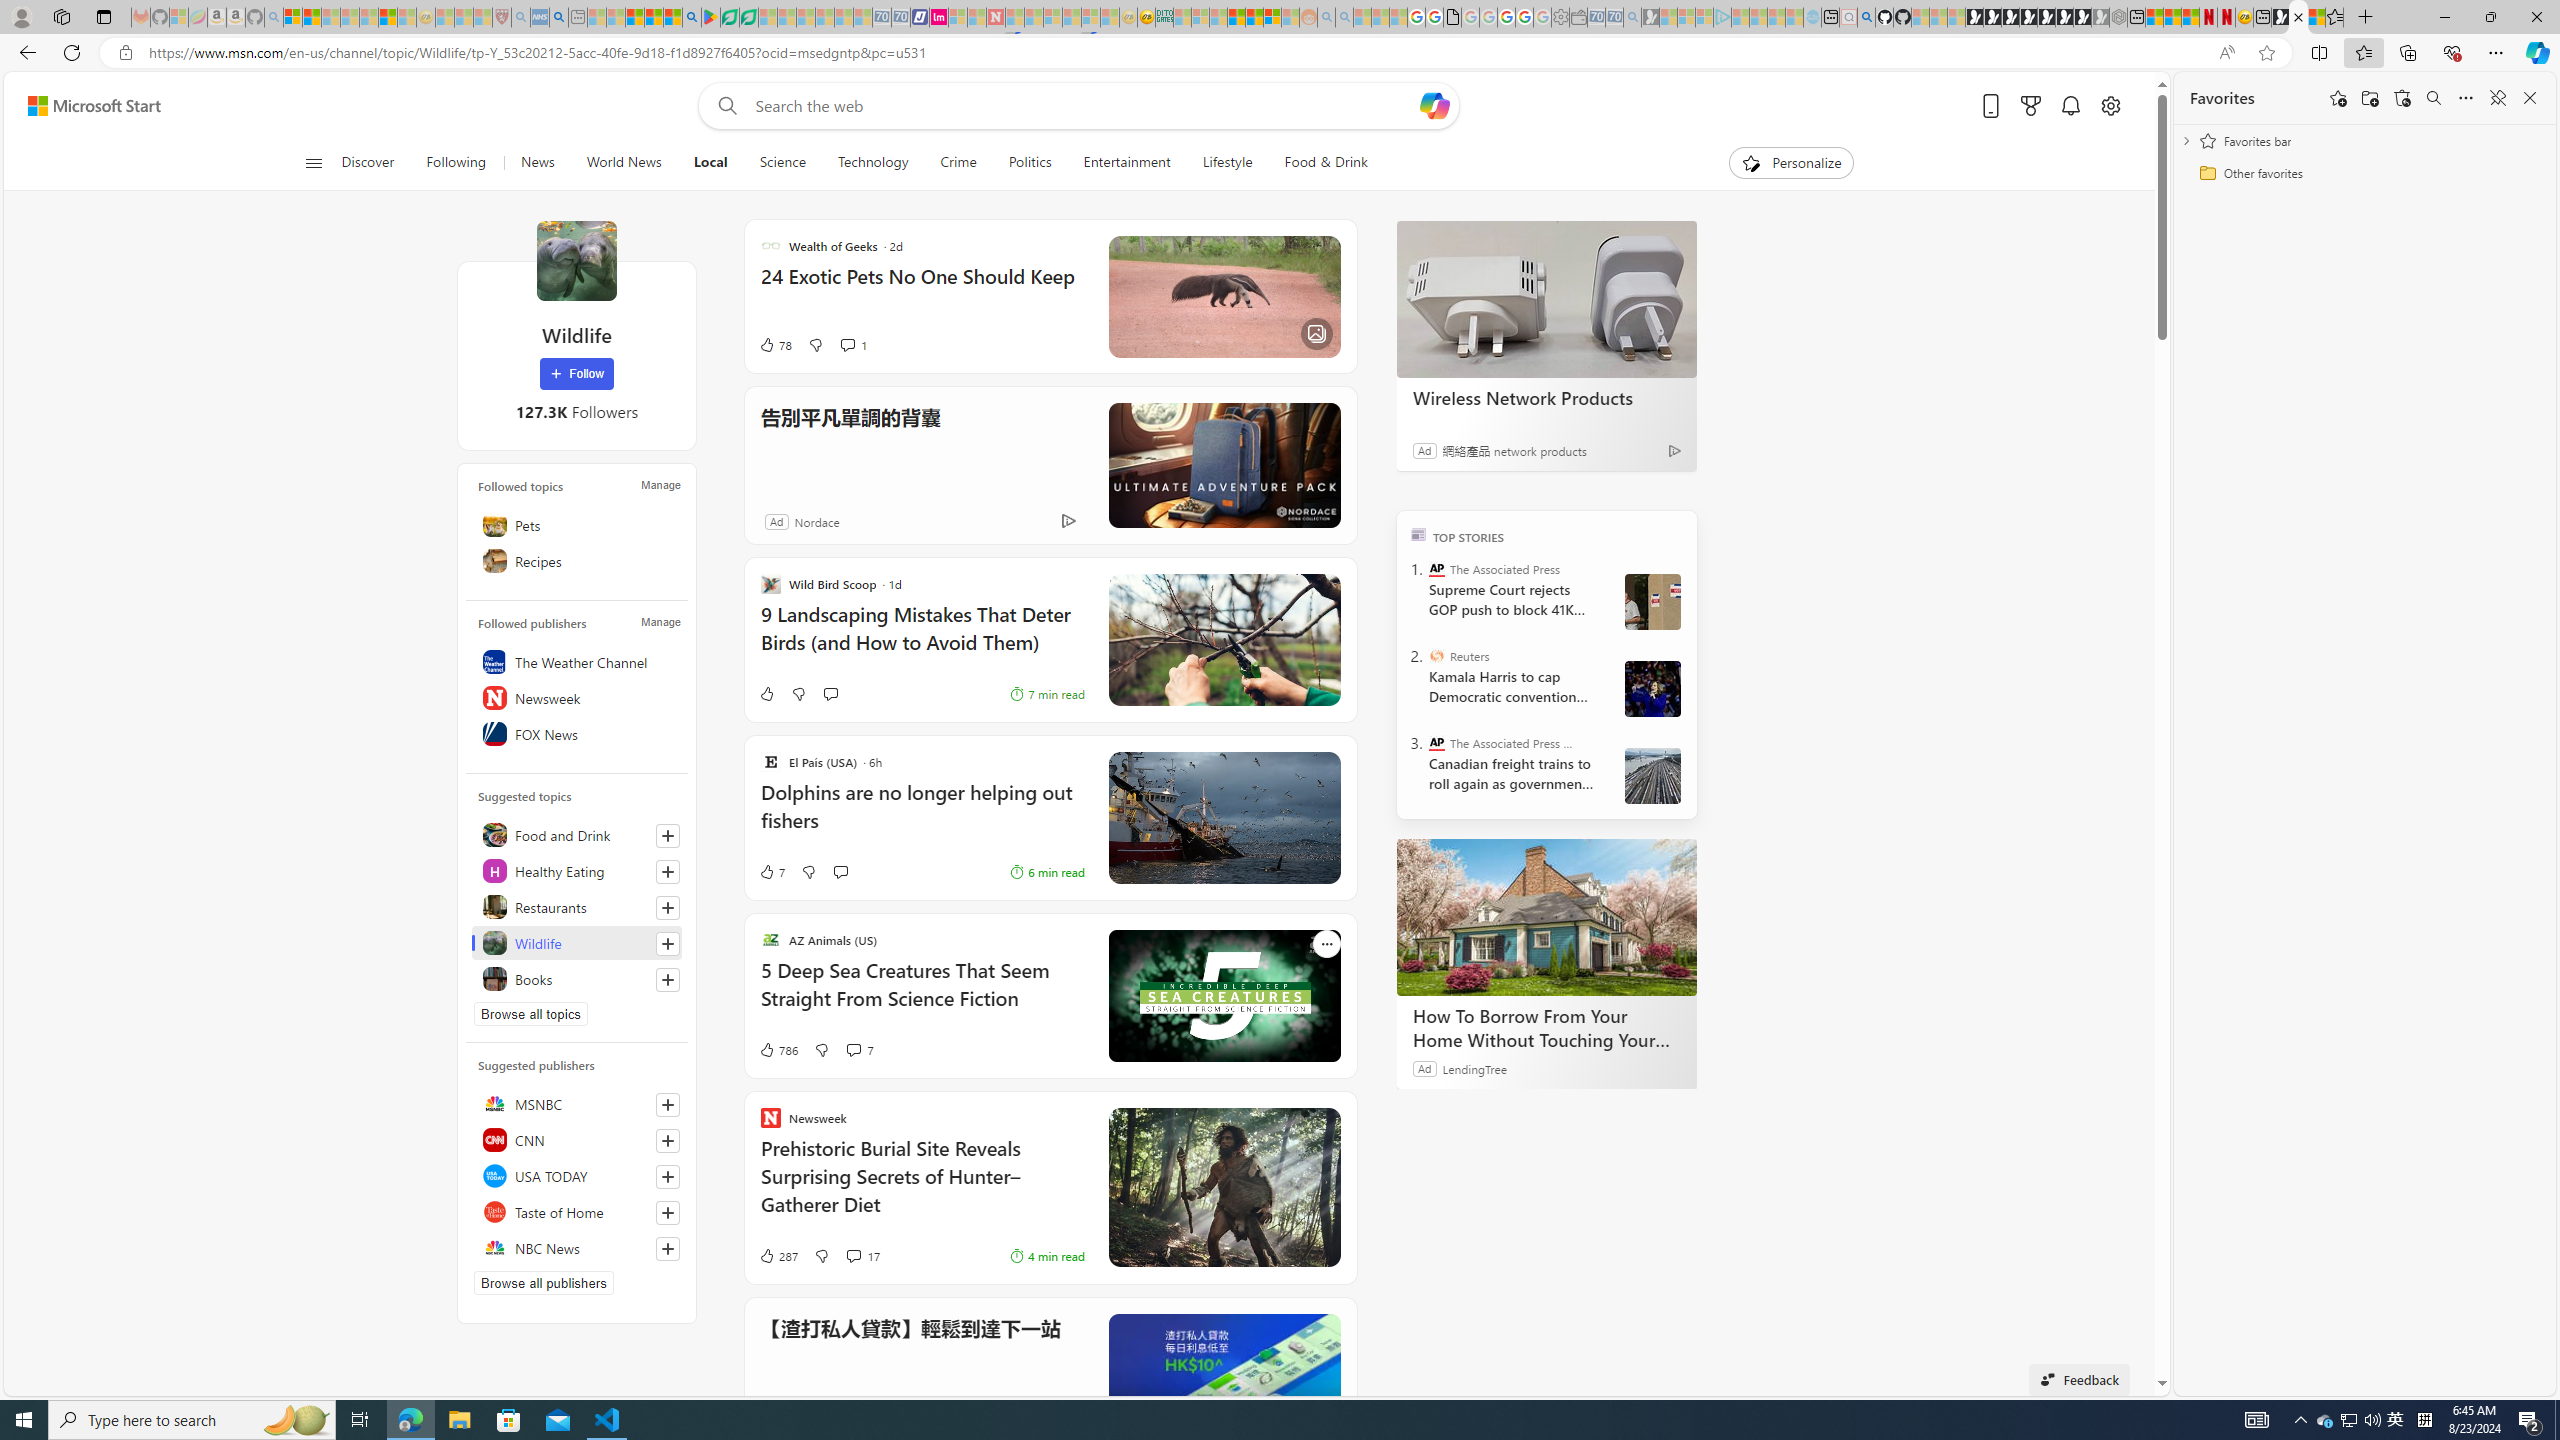  Describe the element at coordinates (1435, 742) in the screenshot. I see `'The Associated Press - Business News'` at that location.